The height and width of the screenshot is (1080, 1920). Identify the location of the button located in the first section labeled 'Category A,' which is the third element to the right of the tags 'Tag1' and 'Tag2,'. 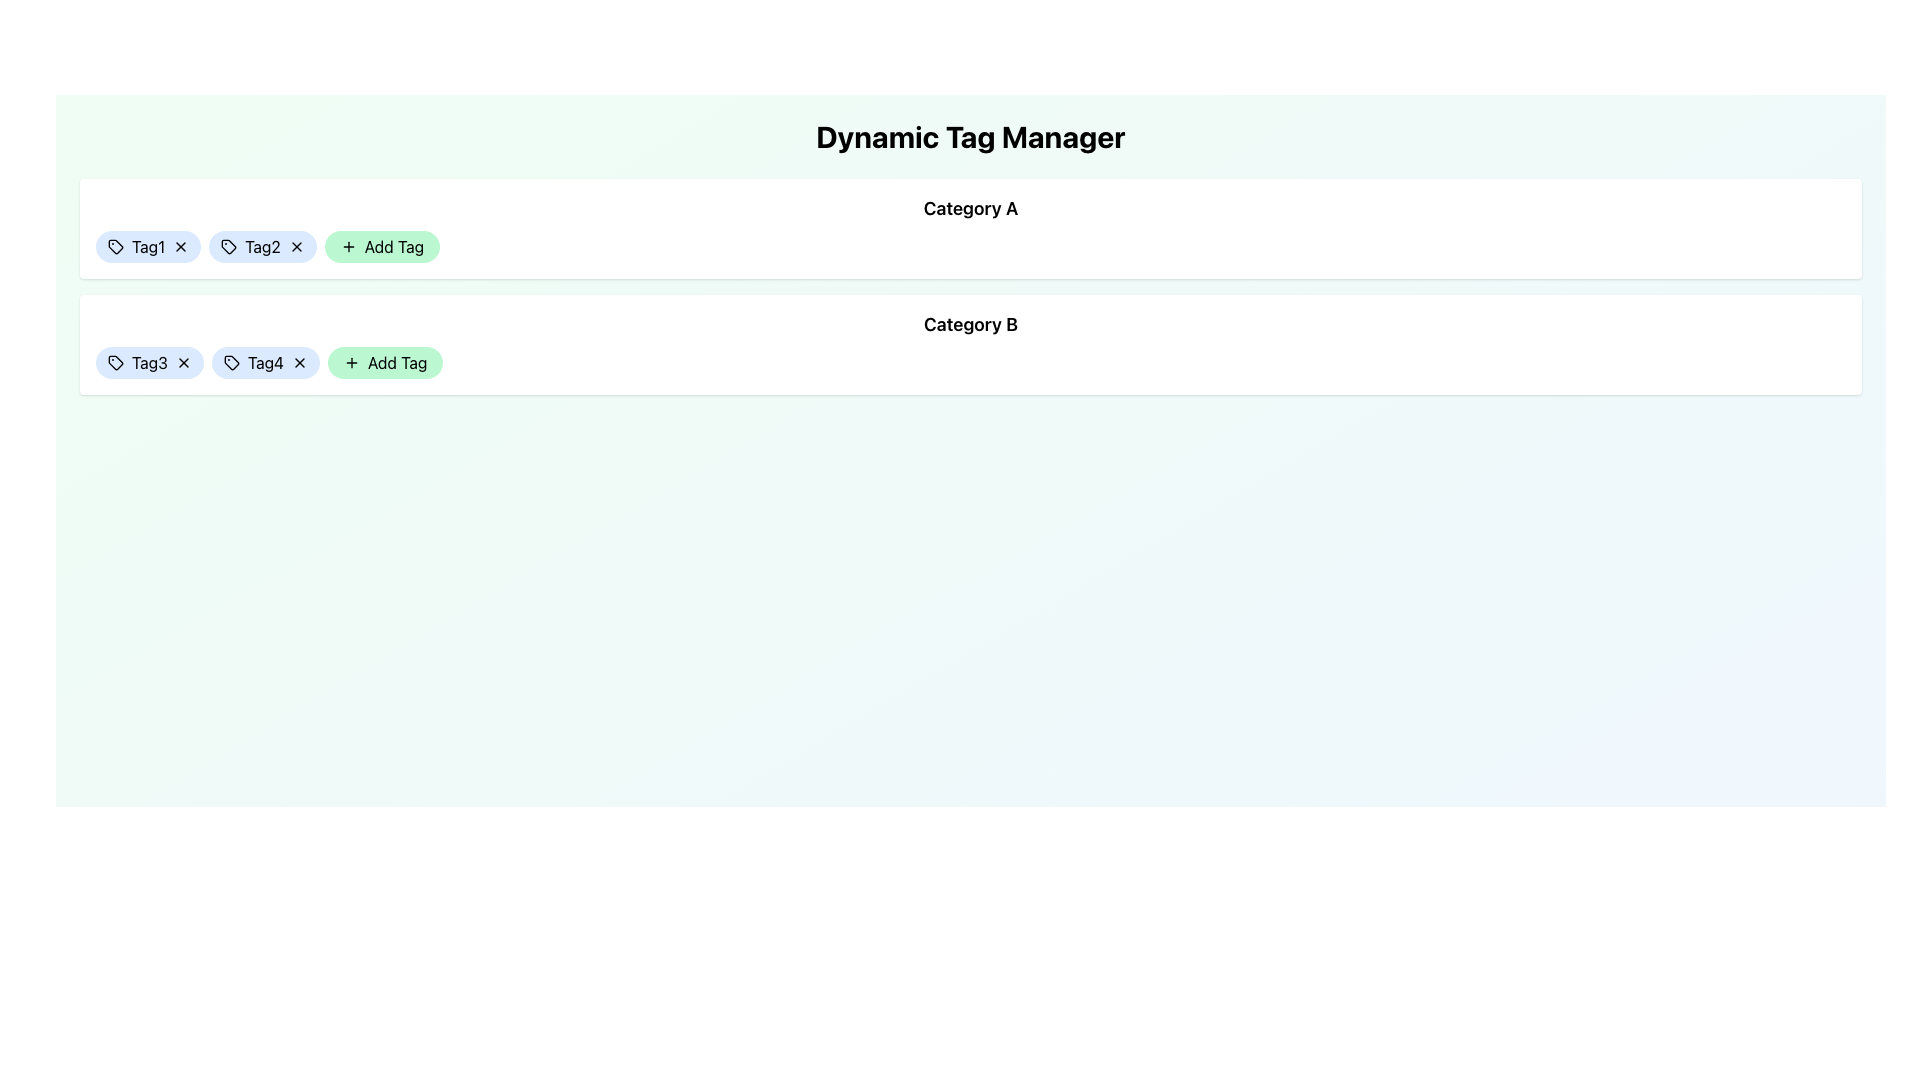
(382, 245).